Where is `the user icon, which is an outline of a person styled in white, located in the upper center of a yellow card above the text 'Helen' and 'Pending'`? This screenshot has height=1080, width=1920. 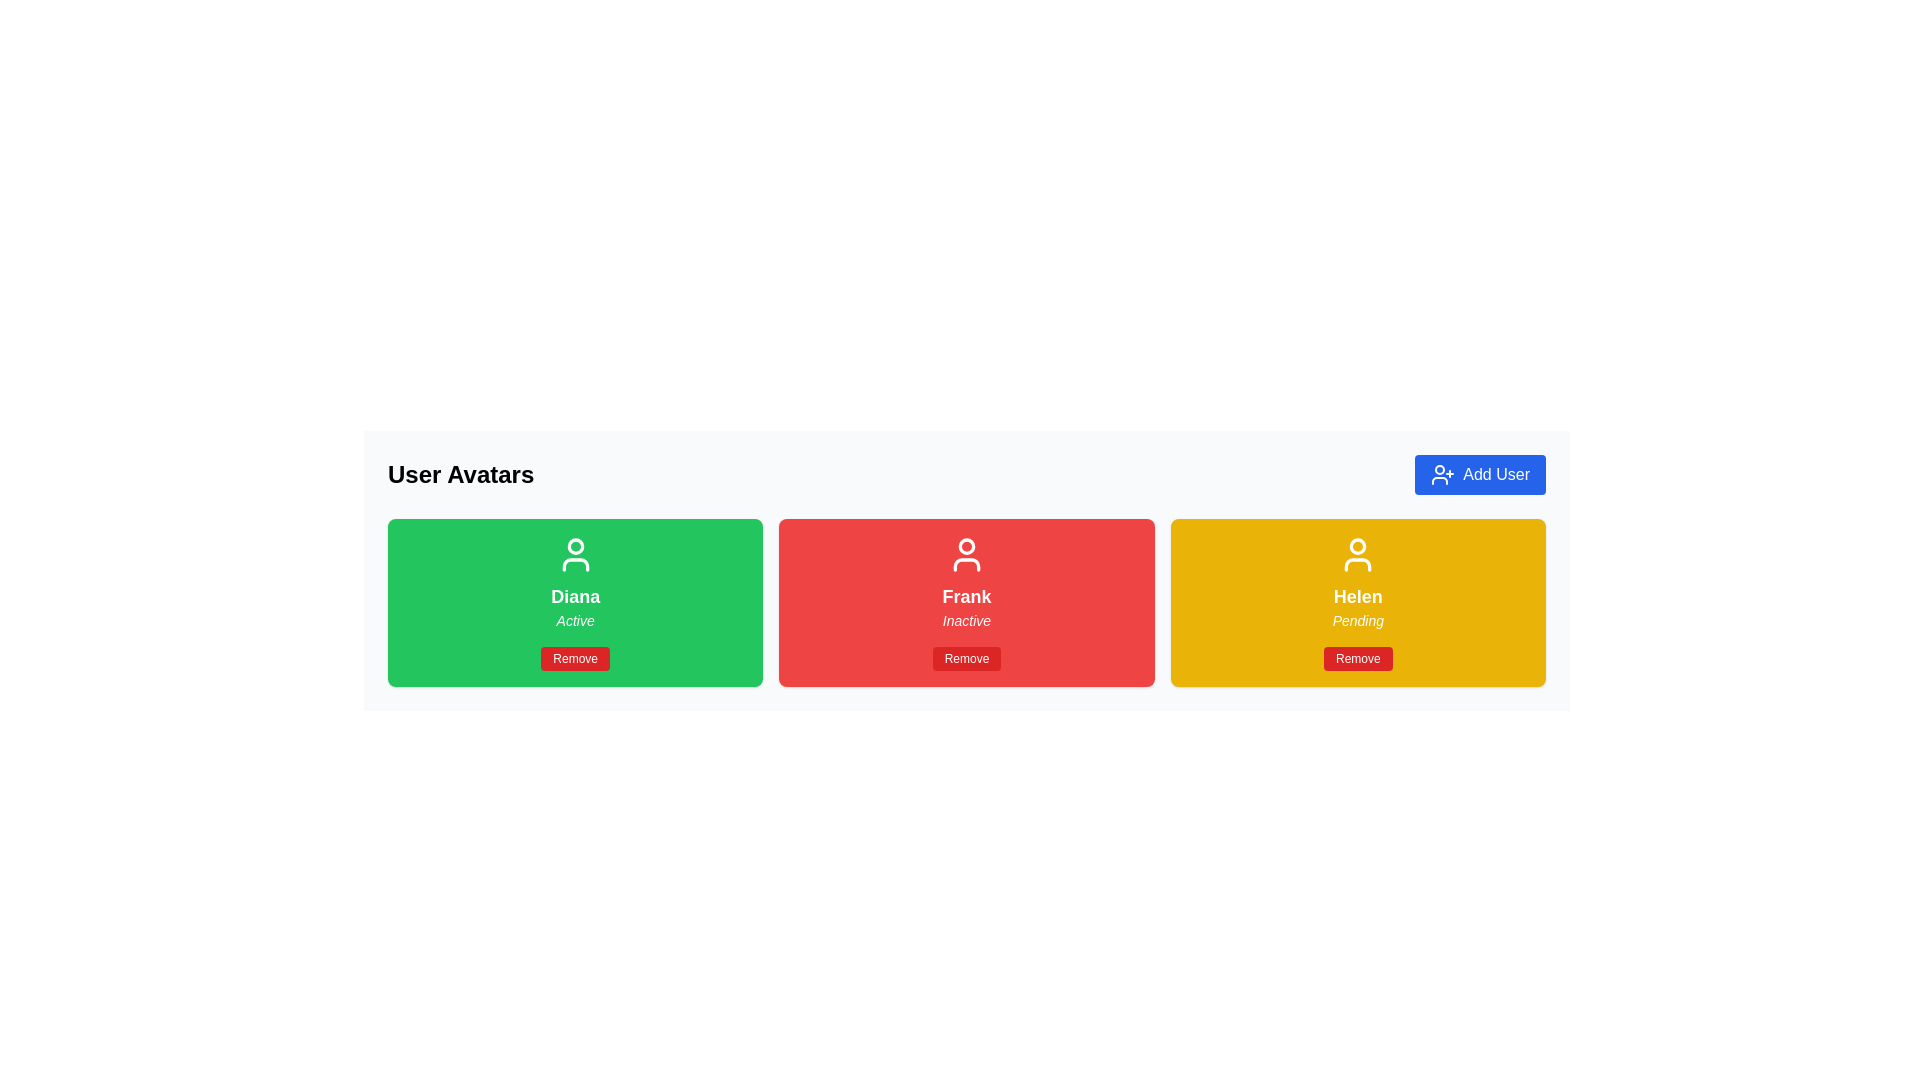 the user icon, which is an outline of a person styled in white, located in the upper center of a yellow card above the text 'Helen' and 'Pending' is located at coordinates (1358, 555).